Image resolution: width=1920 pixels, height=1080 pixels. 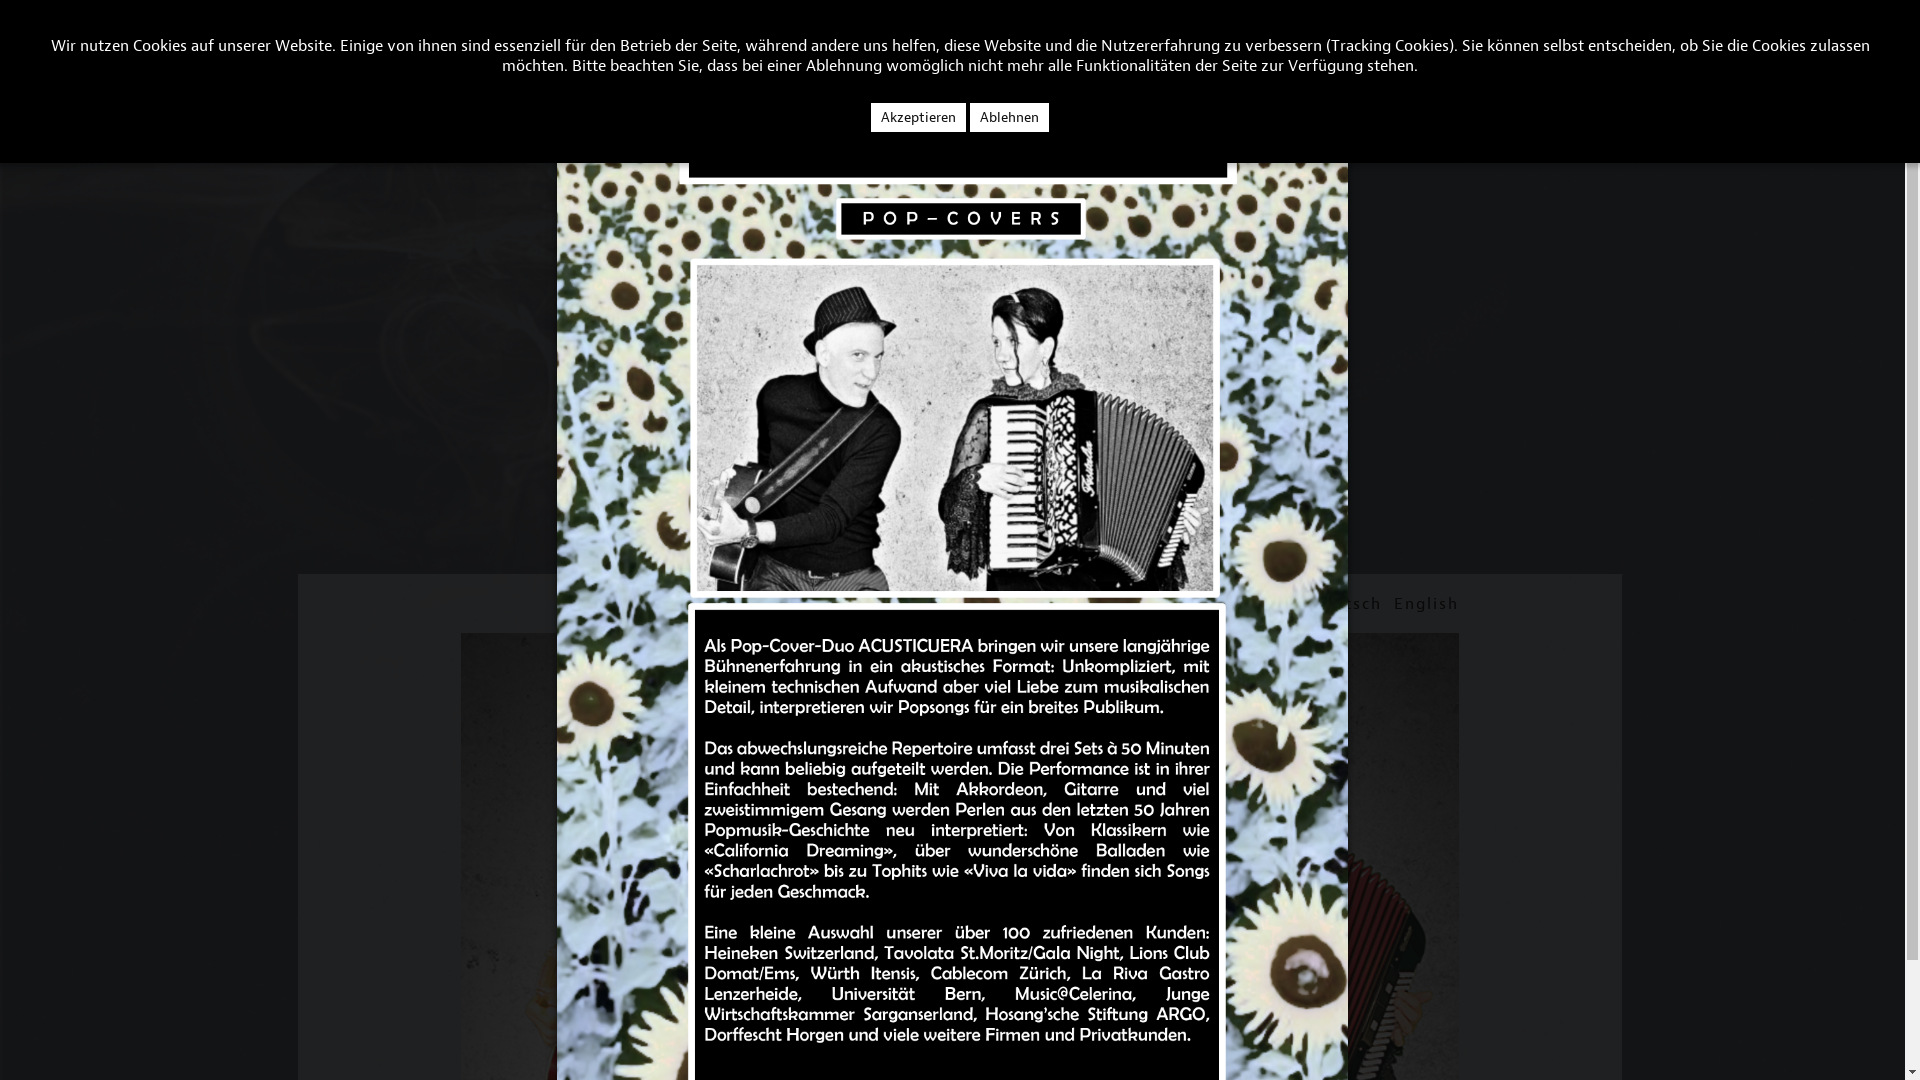 What do you see at coordinates (1425, 602) in the screenshot?
I see `'English'` at bounding box center [1425, 602].